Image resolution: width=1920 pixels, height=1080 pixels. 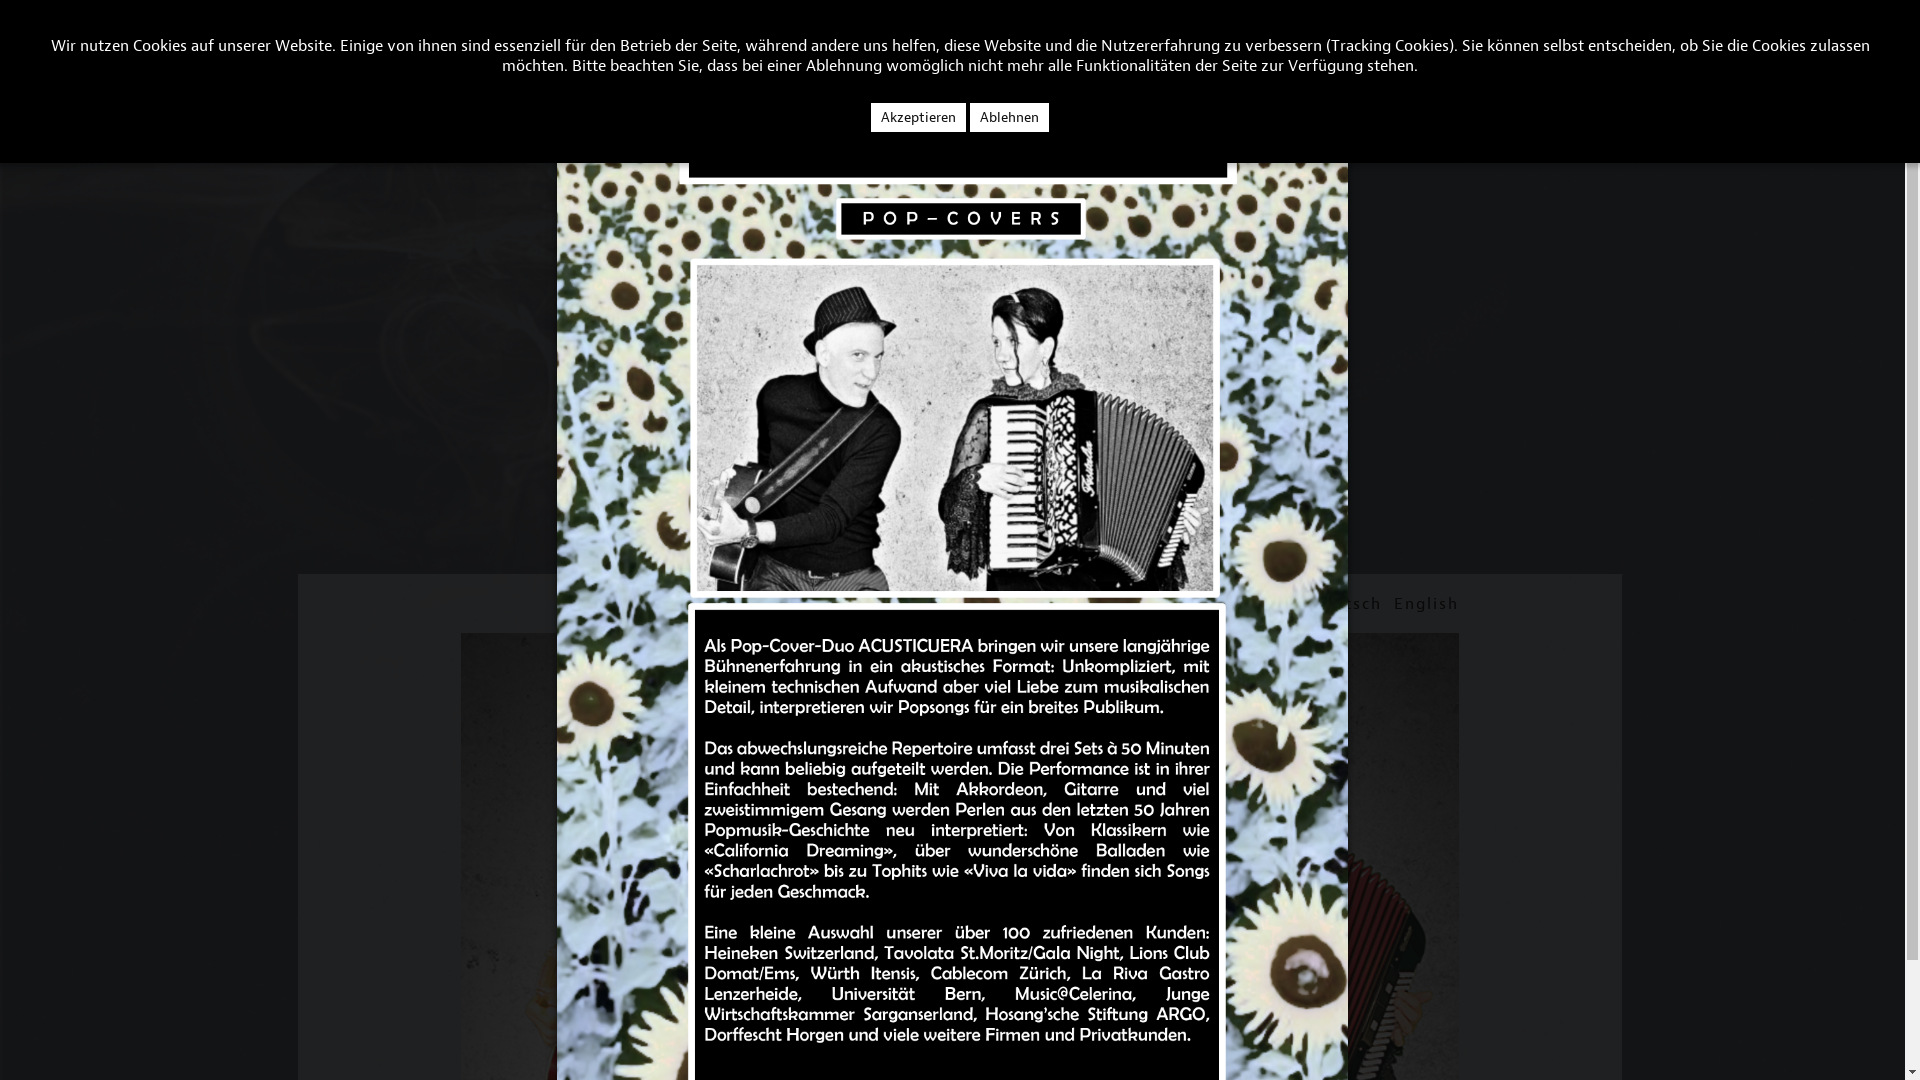 What do you see at coordinates (1425, 602) in the screenshot?
I see `'English'` at bounding box center [1425, 602].